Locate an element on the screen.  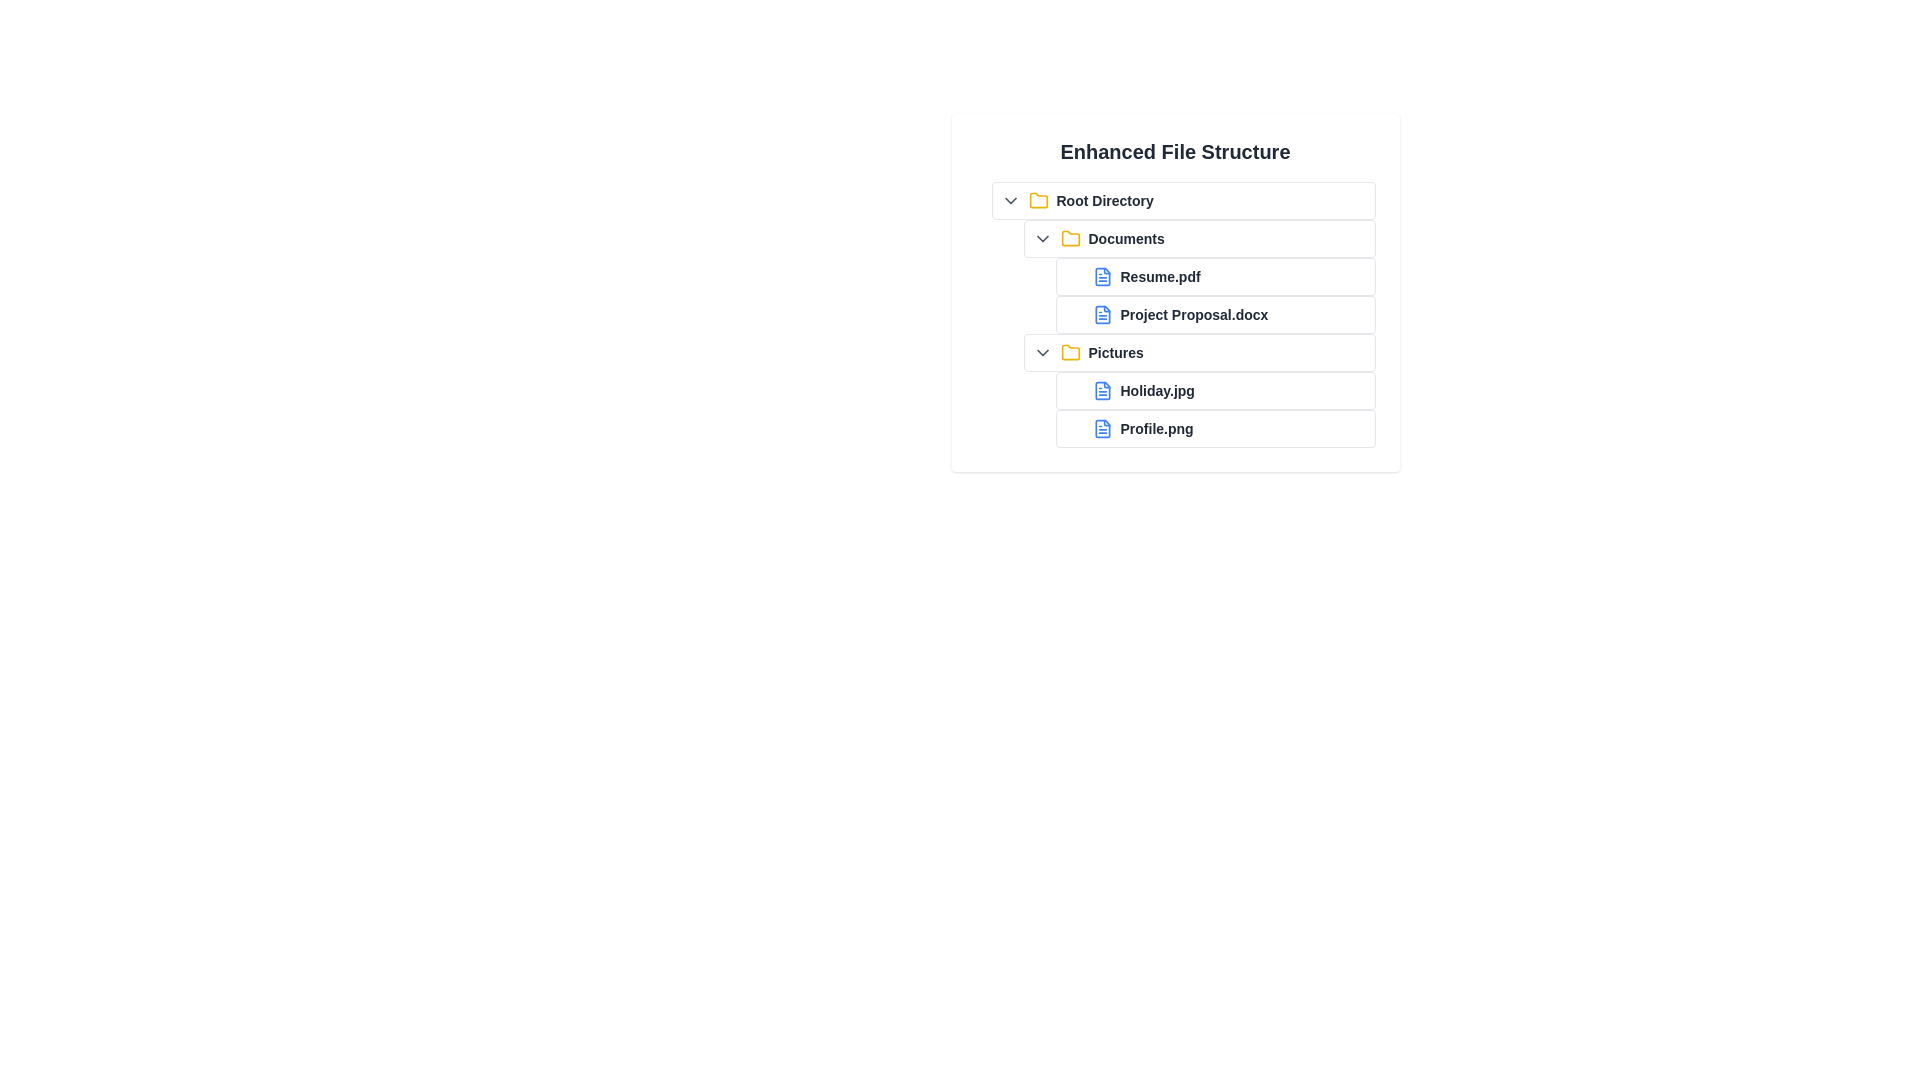
the file item labeled 'Holiday.jpg' in the file explorer is located at coordinates (1214, 390).